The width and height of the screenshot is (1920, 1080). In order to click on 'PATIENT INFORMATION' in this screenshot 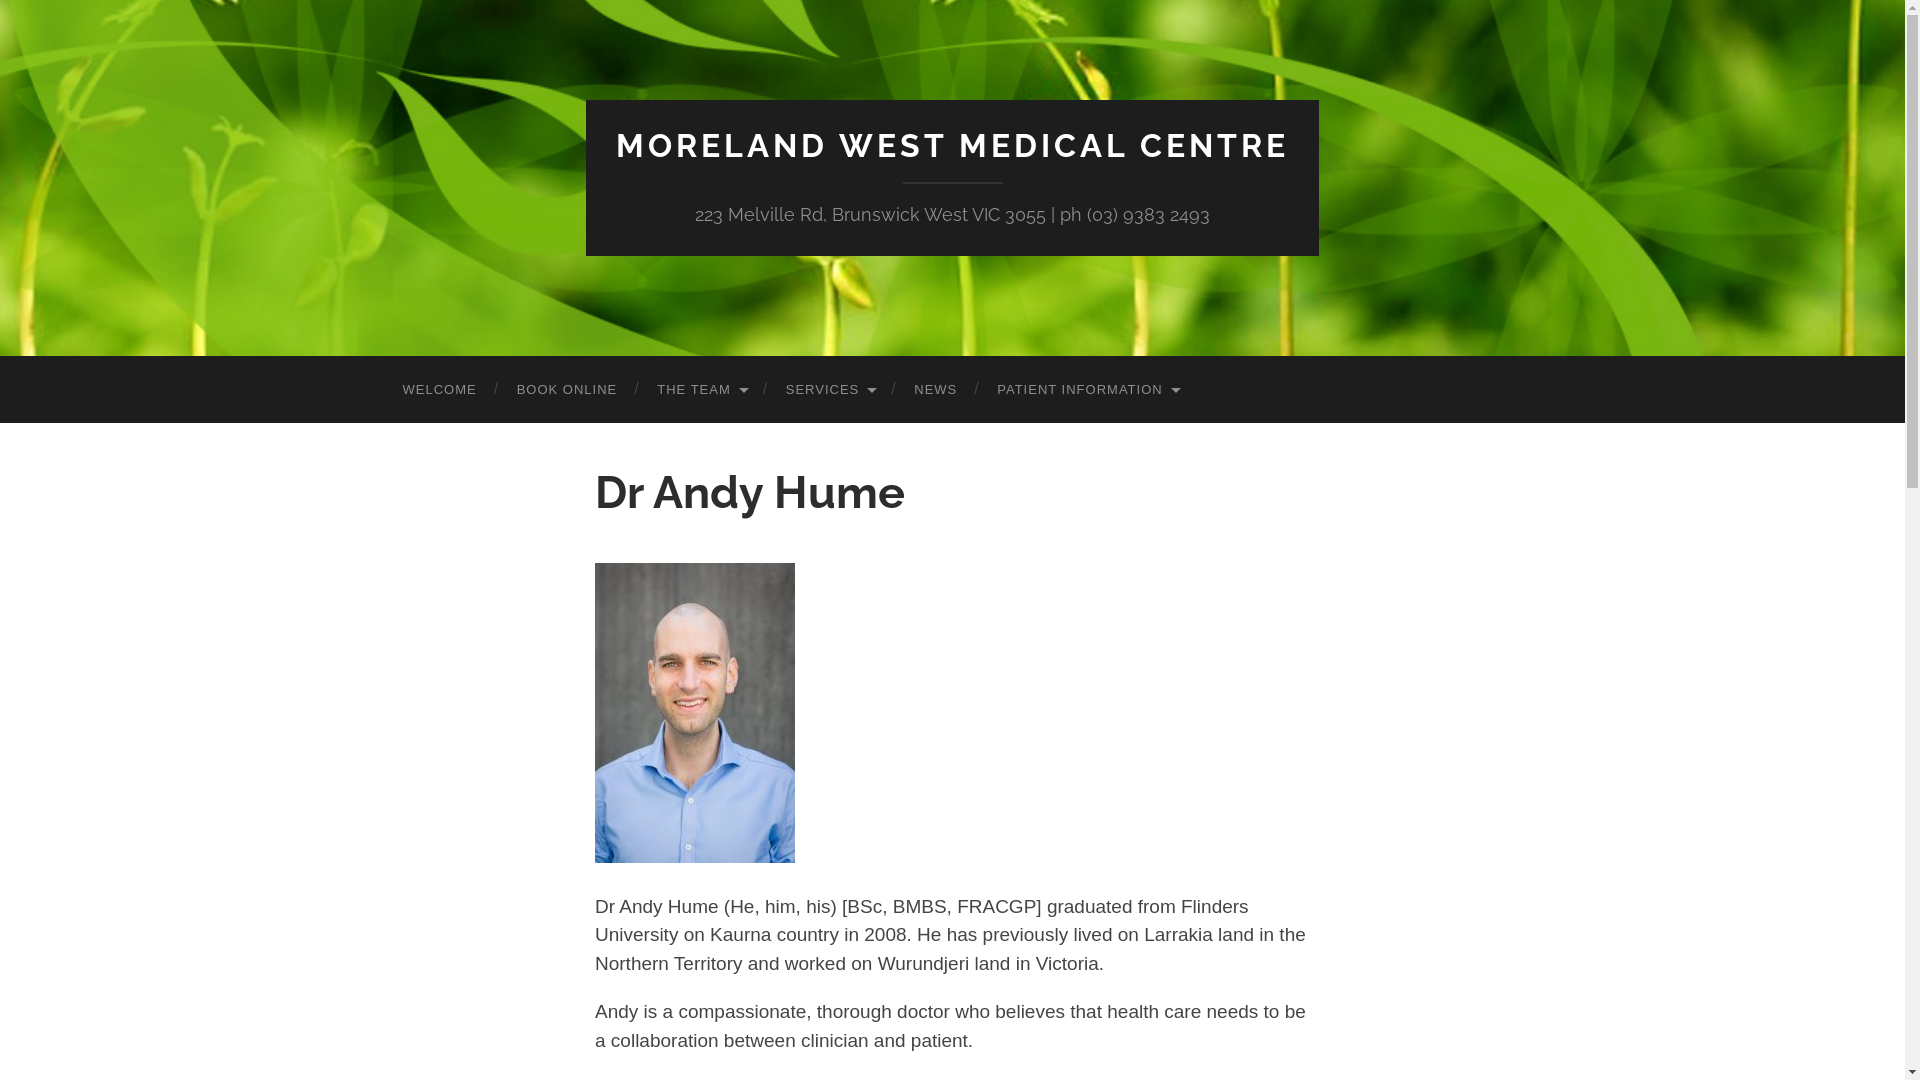, I will do `click(1085, 389)`.